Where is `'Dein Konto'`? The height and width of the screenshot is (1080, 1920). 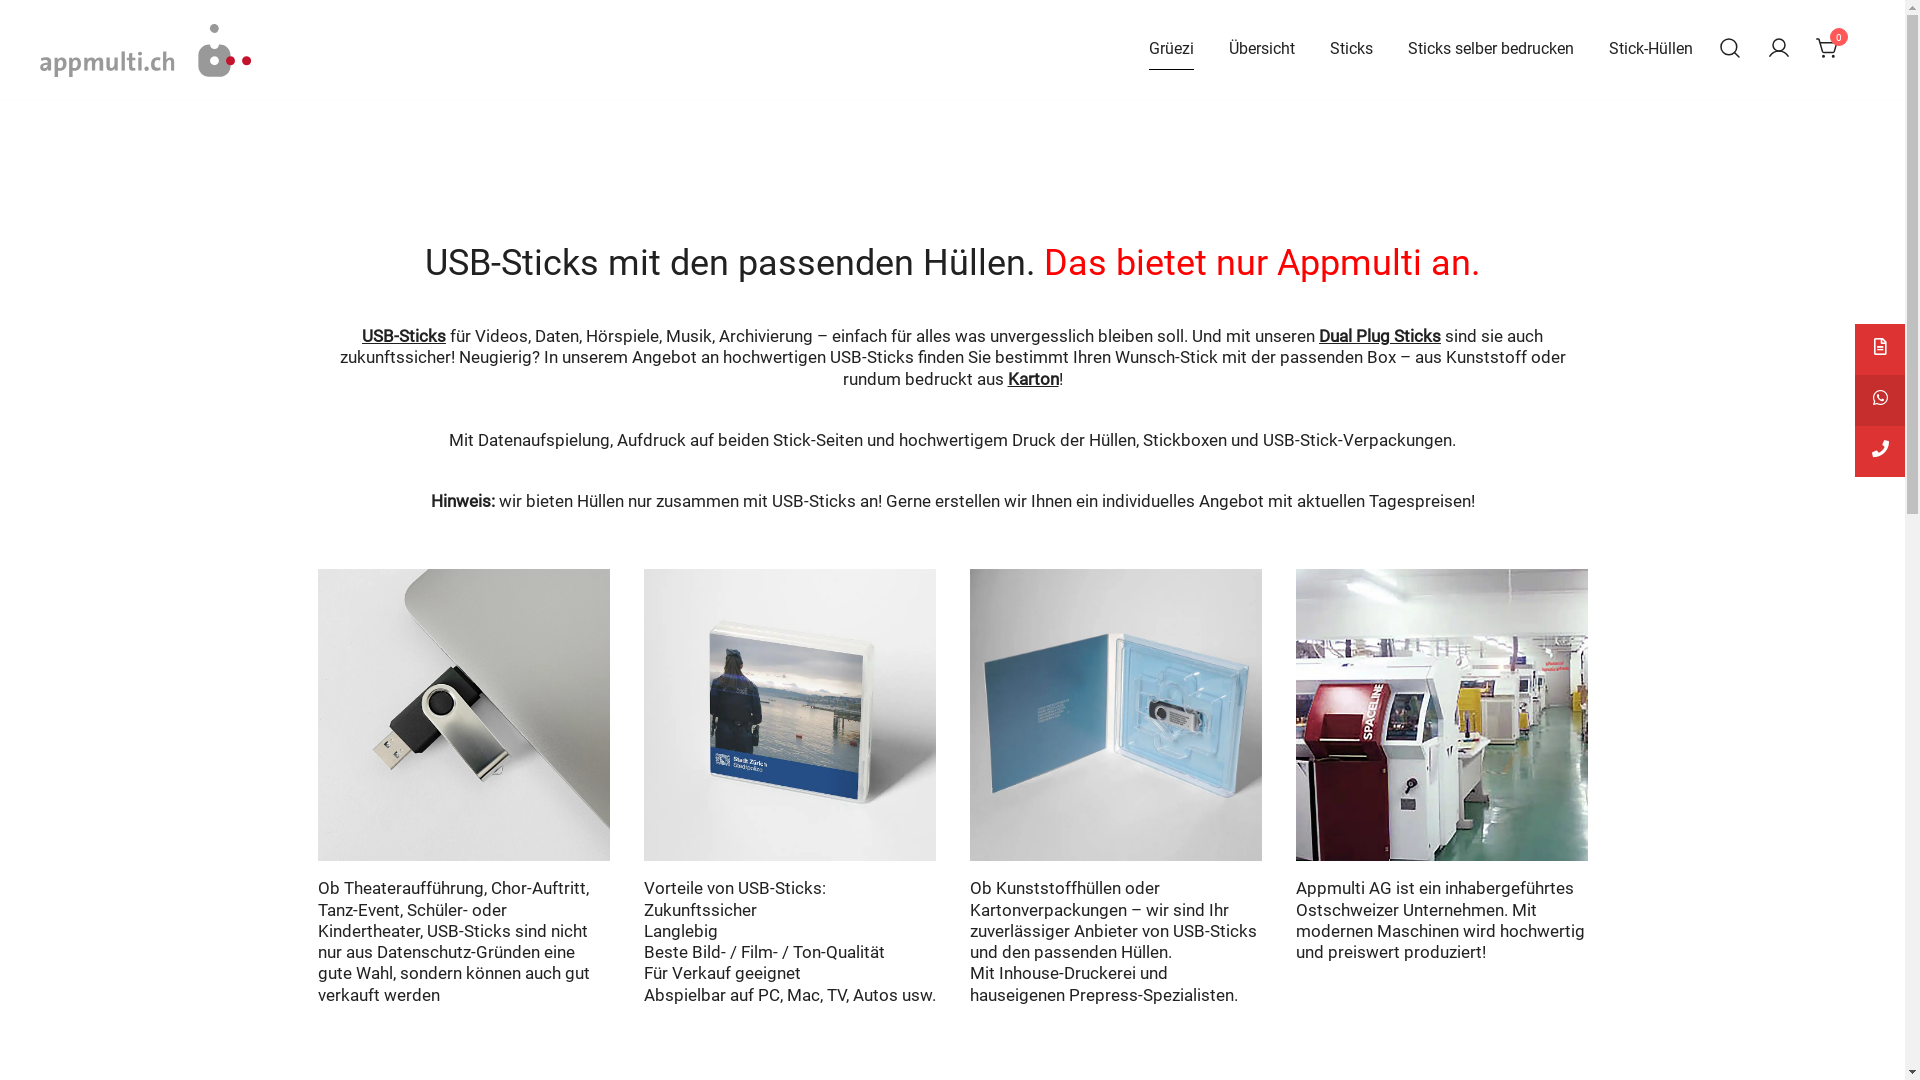
'Dein Konto' is located at coordinates (1779, 48).